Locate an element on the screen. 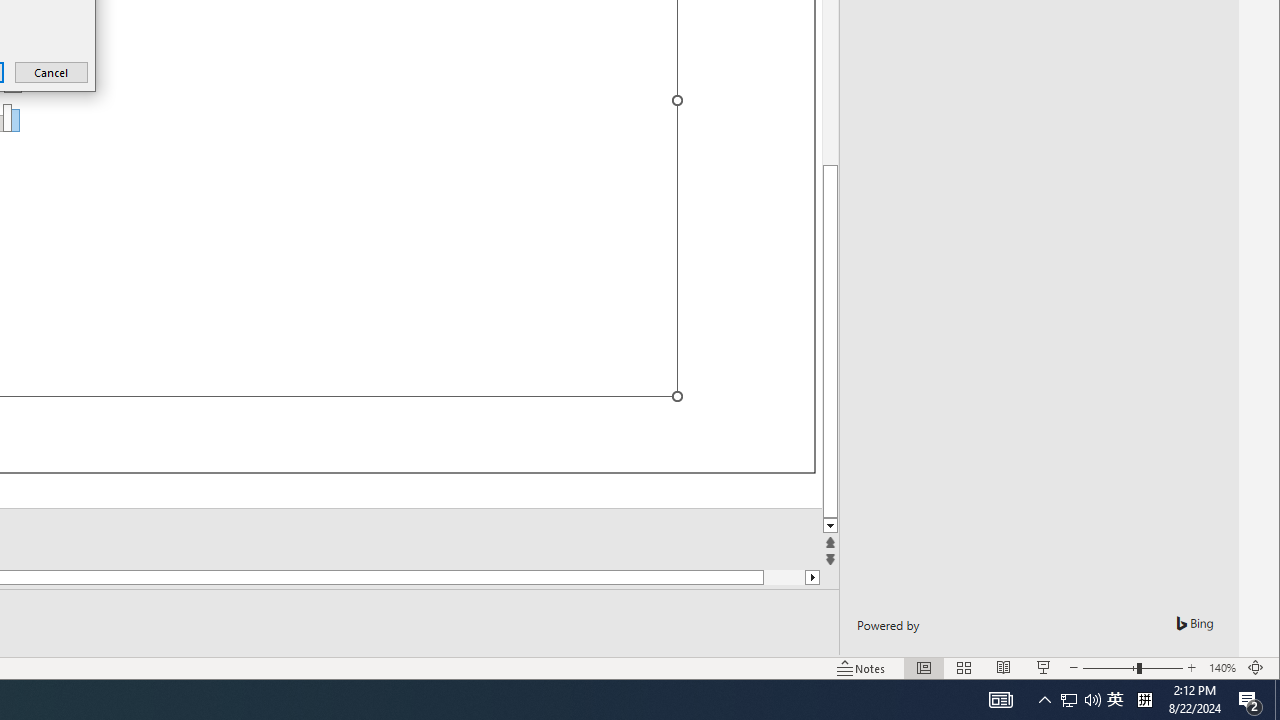 This screenshot has width=1280, height=720. 'Zoom 140%' is located at coordinates (1221, 668).